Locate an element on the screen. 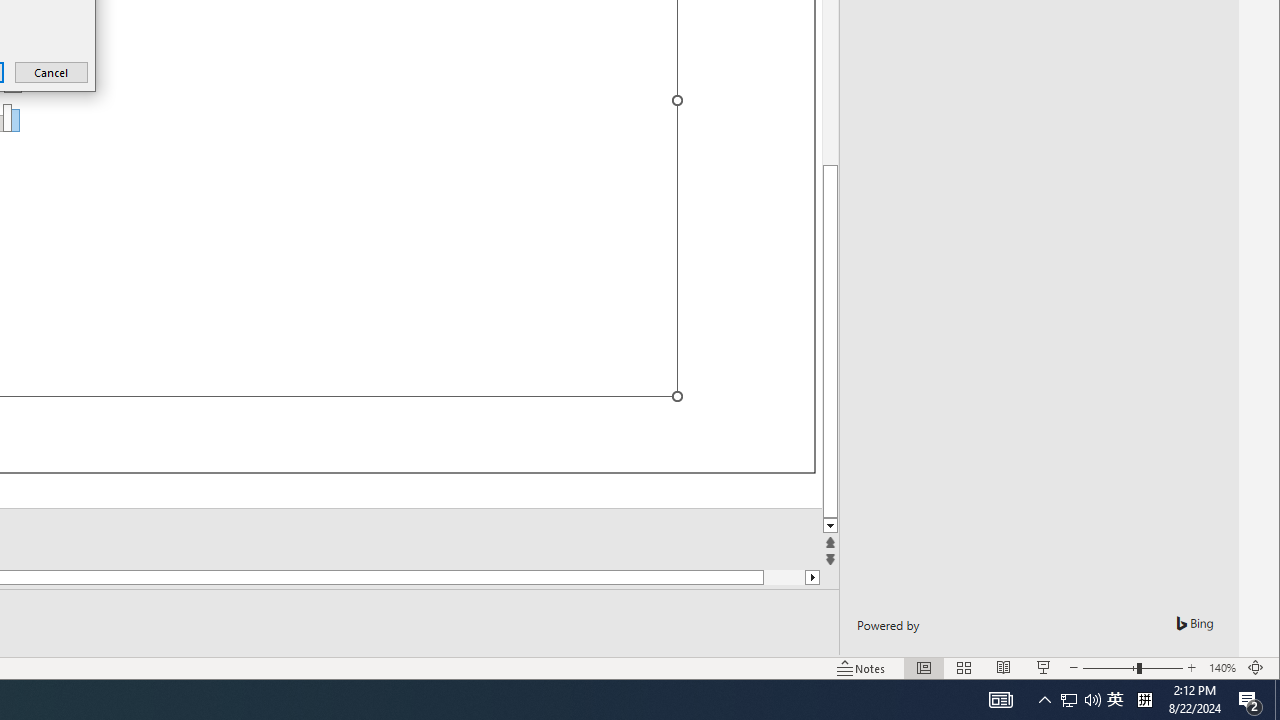 This screenshot has width=1280, height=720. 'Zoom 140%' is located at coordinates (1221, 668).